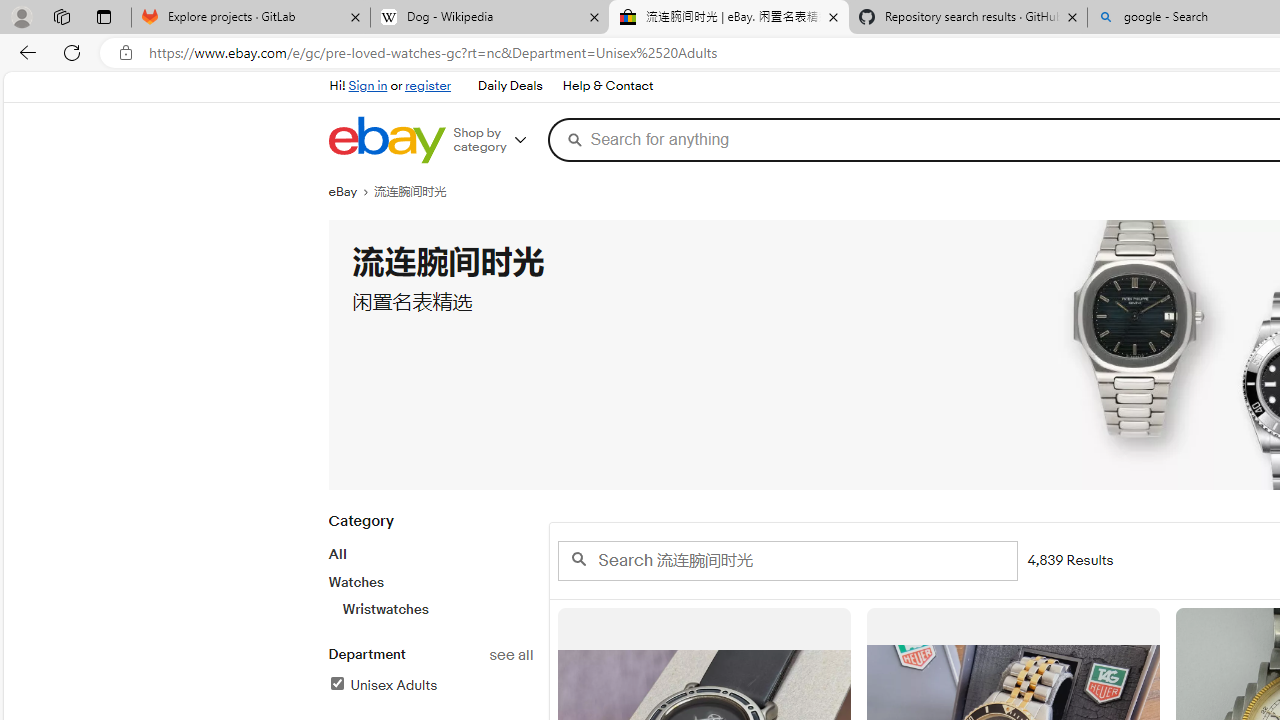  I want to click on 'Enter your search keyword', so click(786, 560).